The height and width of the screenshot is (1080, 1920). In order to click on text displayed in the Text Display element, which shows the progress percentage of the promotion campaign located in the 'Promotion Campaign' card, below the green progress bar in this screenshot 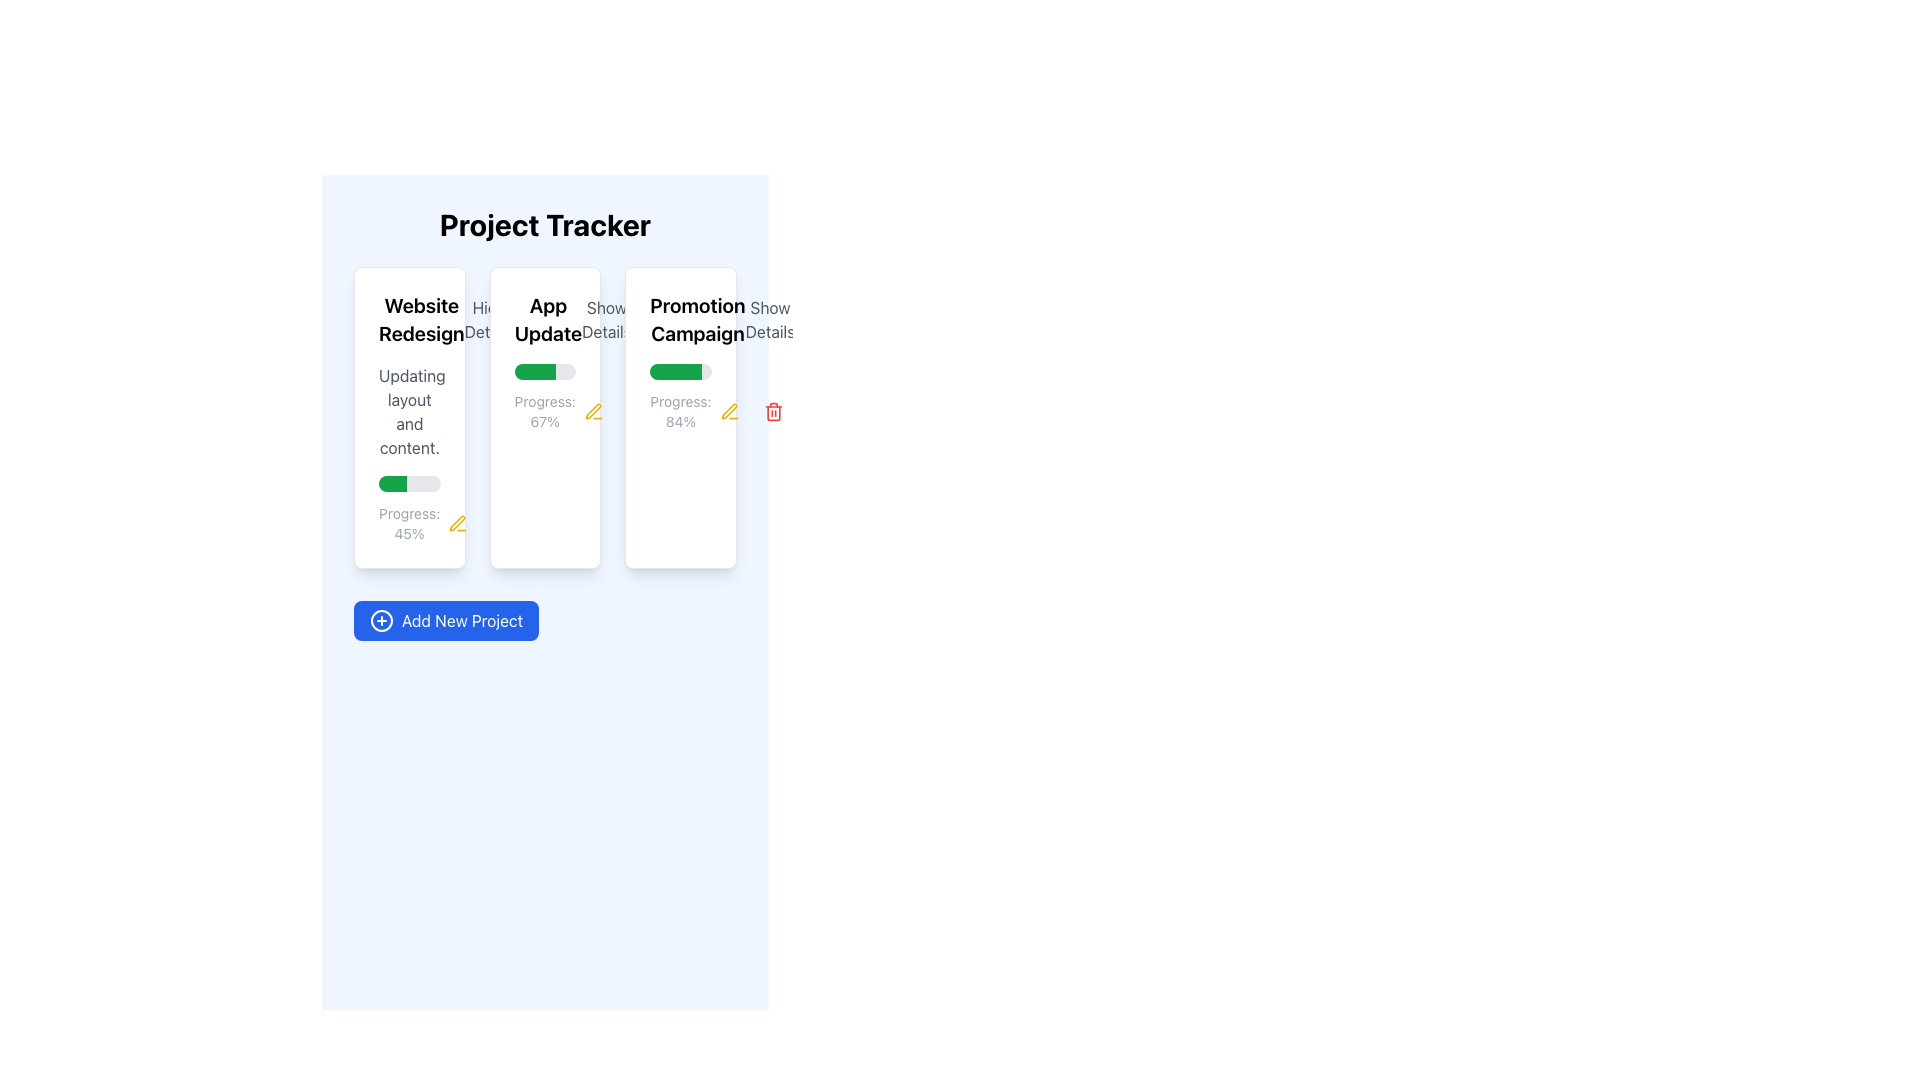, I will do `click(681, 411)`.